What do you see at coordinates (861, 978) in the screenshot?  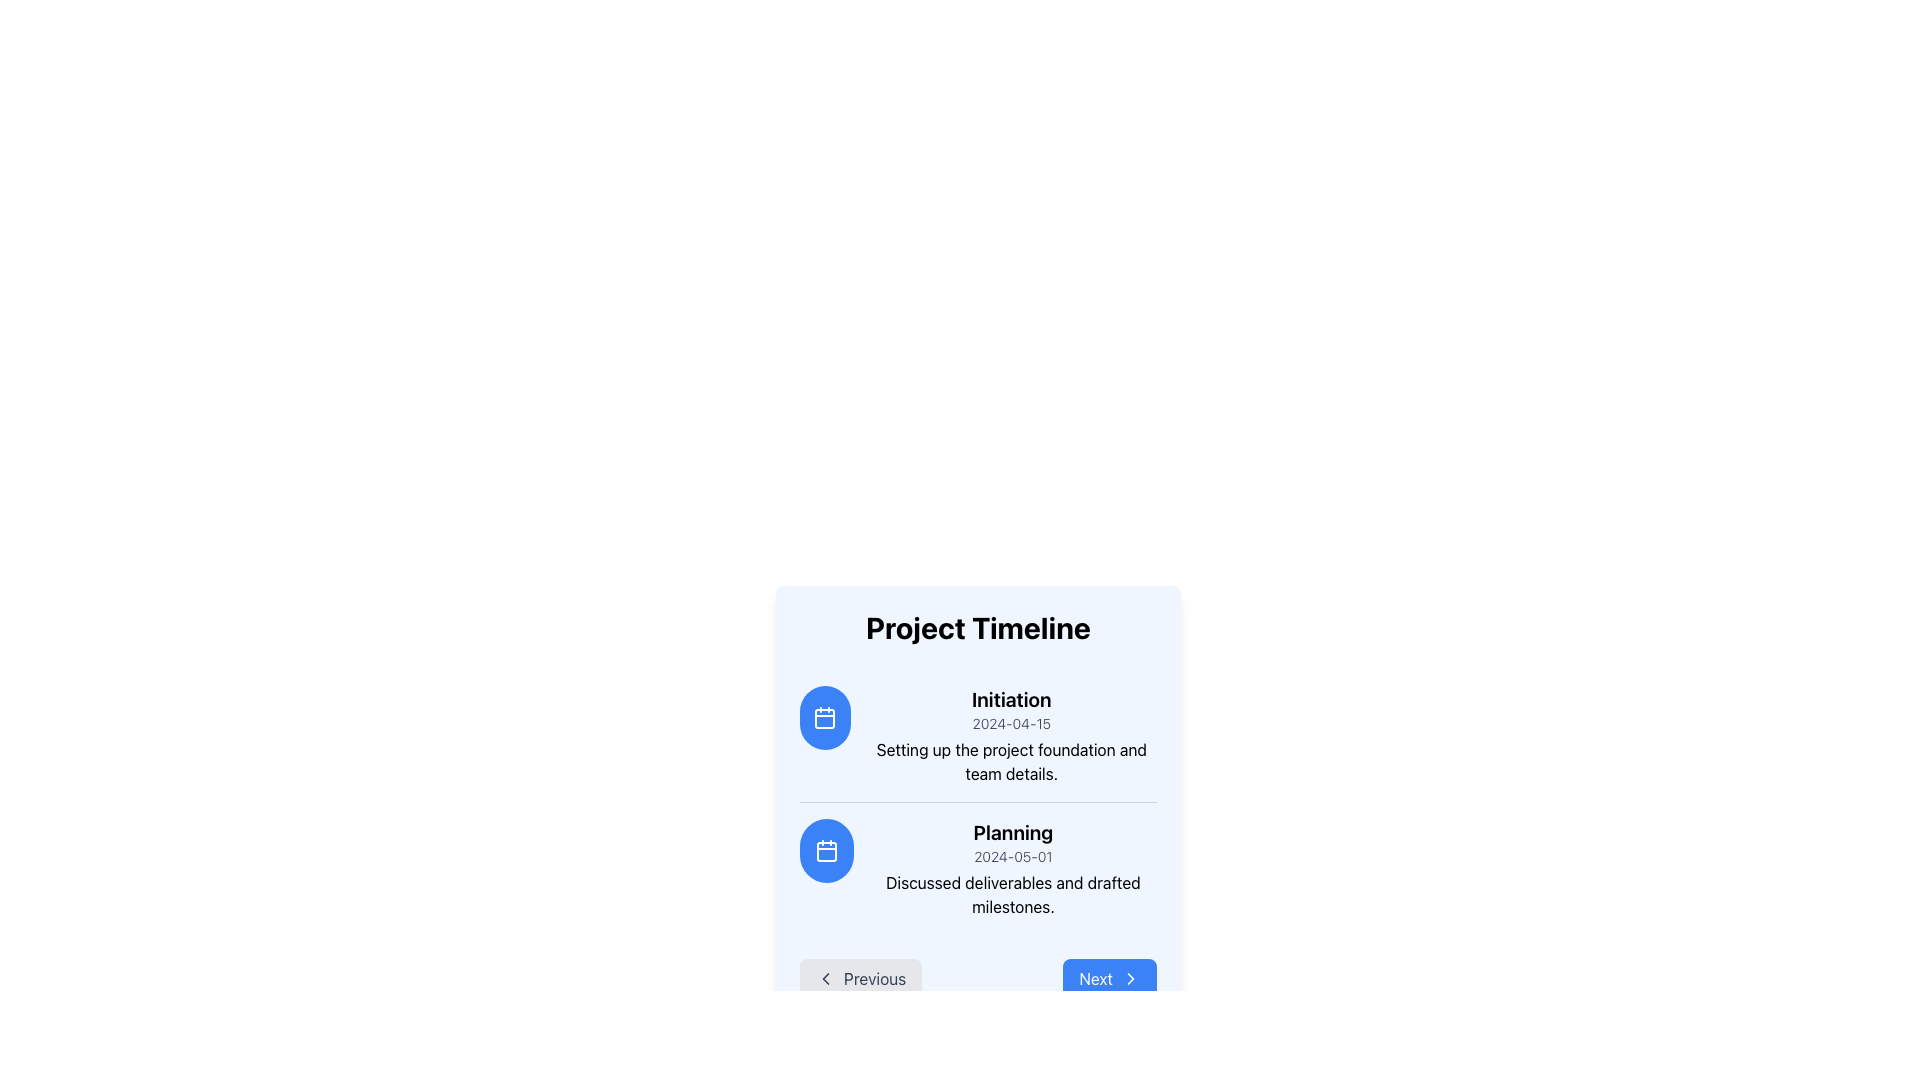 I see `the 'Previous' button with a gray background and rounded corners, which contains text aligned to the right of a left-pointing arrow icon, to observe hover effects` at bounding box center [861, 978].